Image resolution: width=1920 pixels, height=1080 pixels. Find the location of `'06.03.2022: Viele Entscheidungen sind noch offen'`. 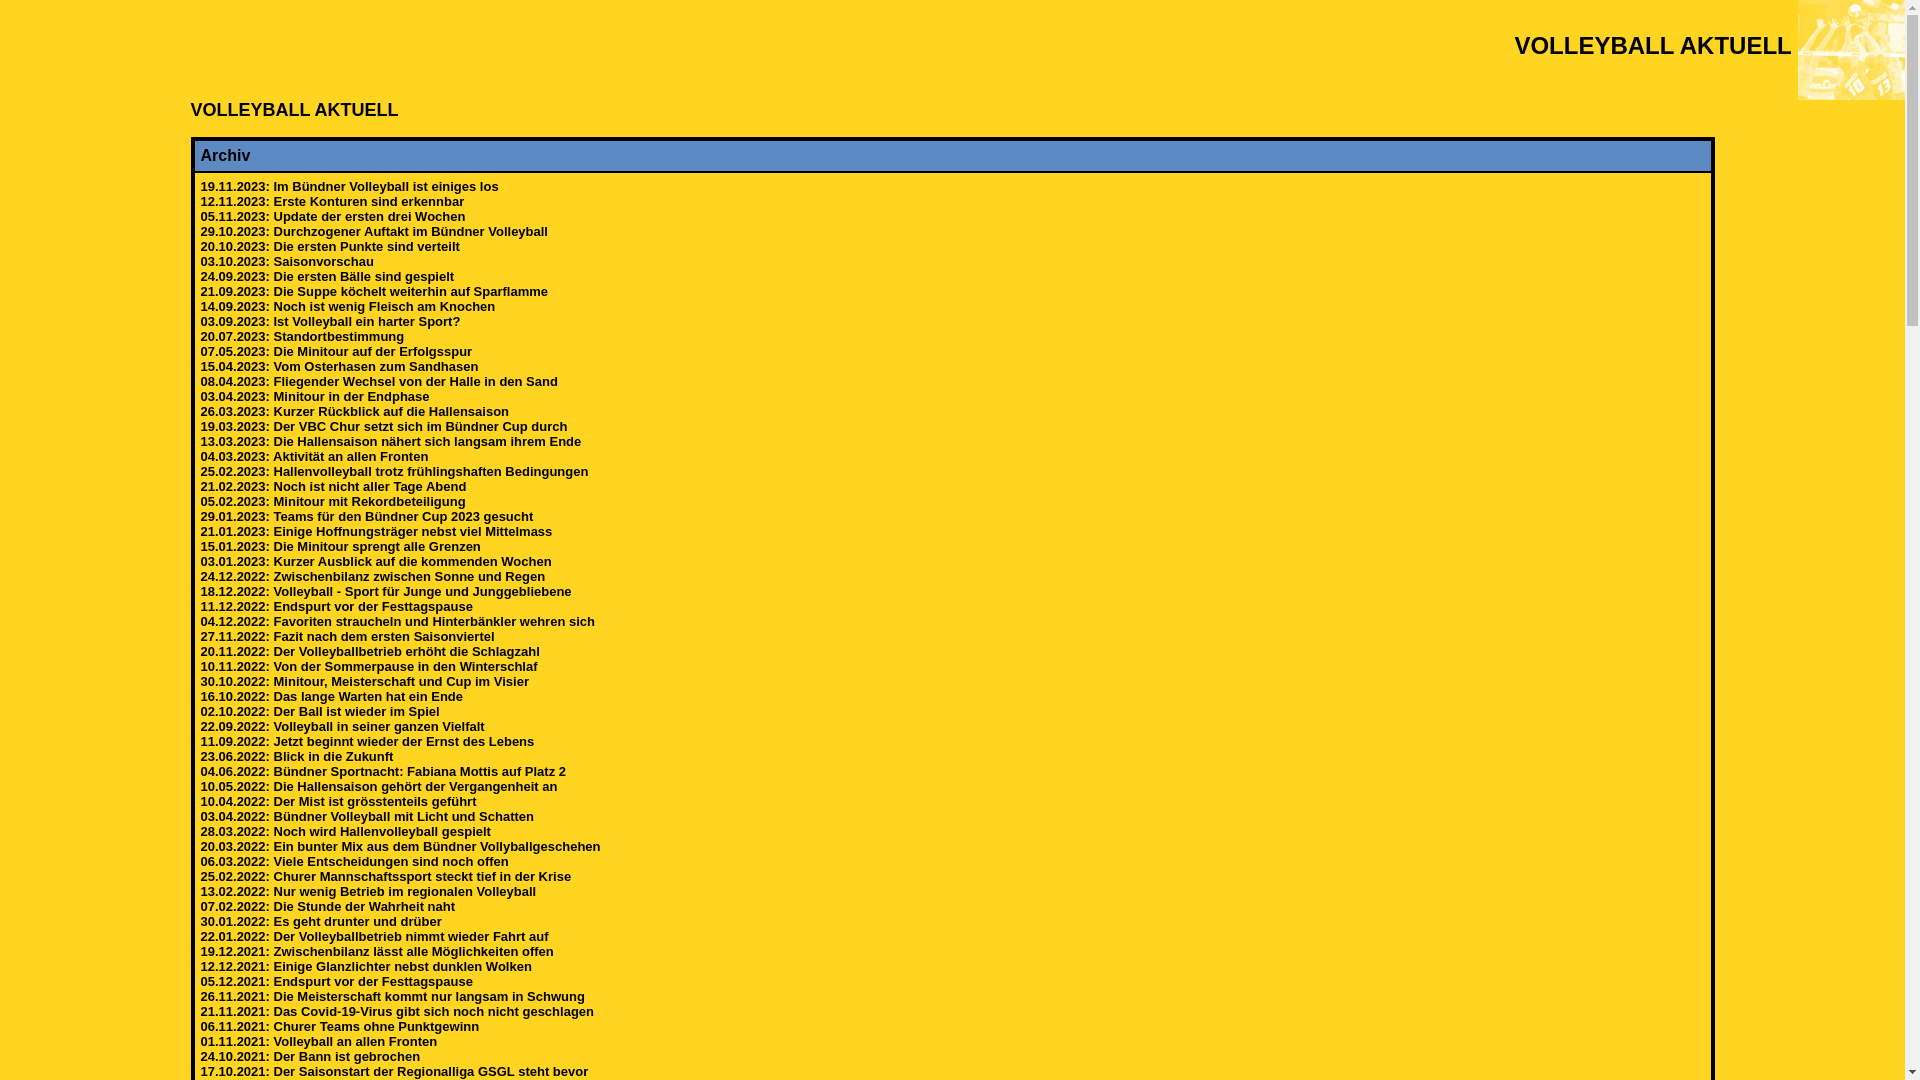

'06.03.2022: Viele Entscheidungen sind noch offen' is located at coordinates (354, 860).